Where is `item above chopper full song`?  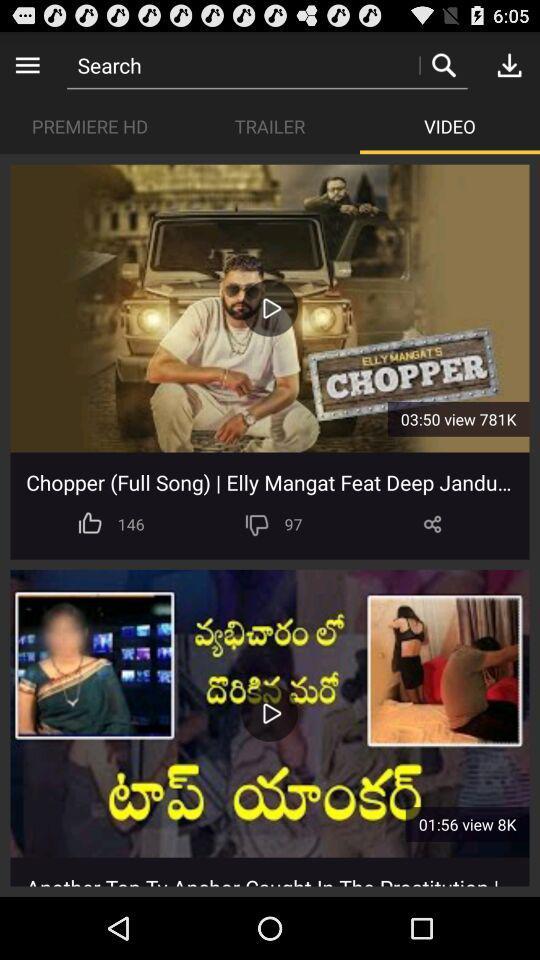 item above chopper full song is located at coordinates (269, 308).